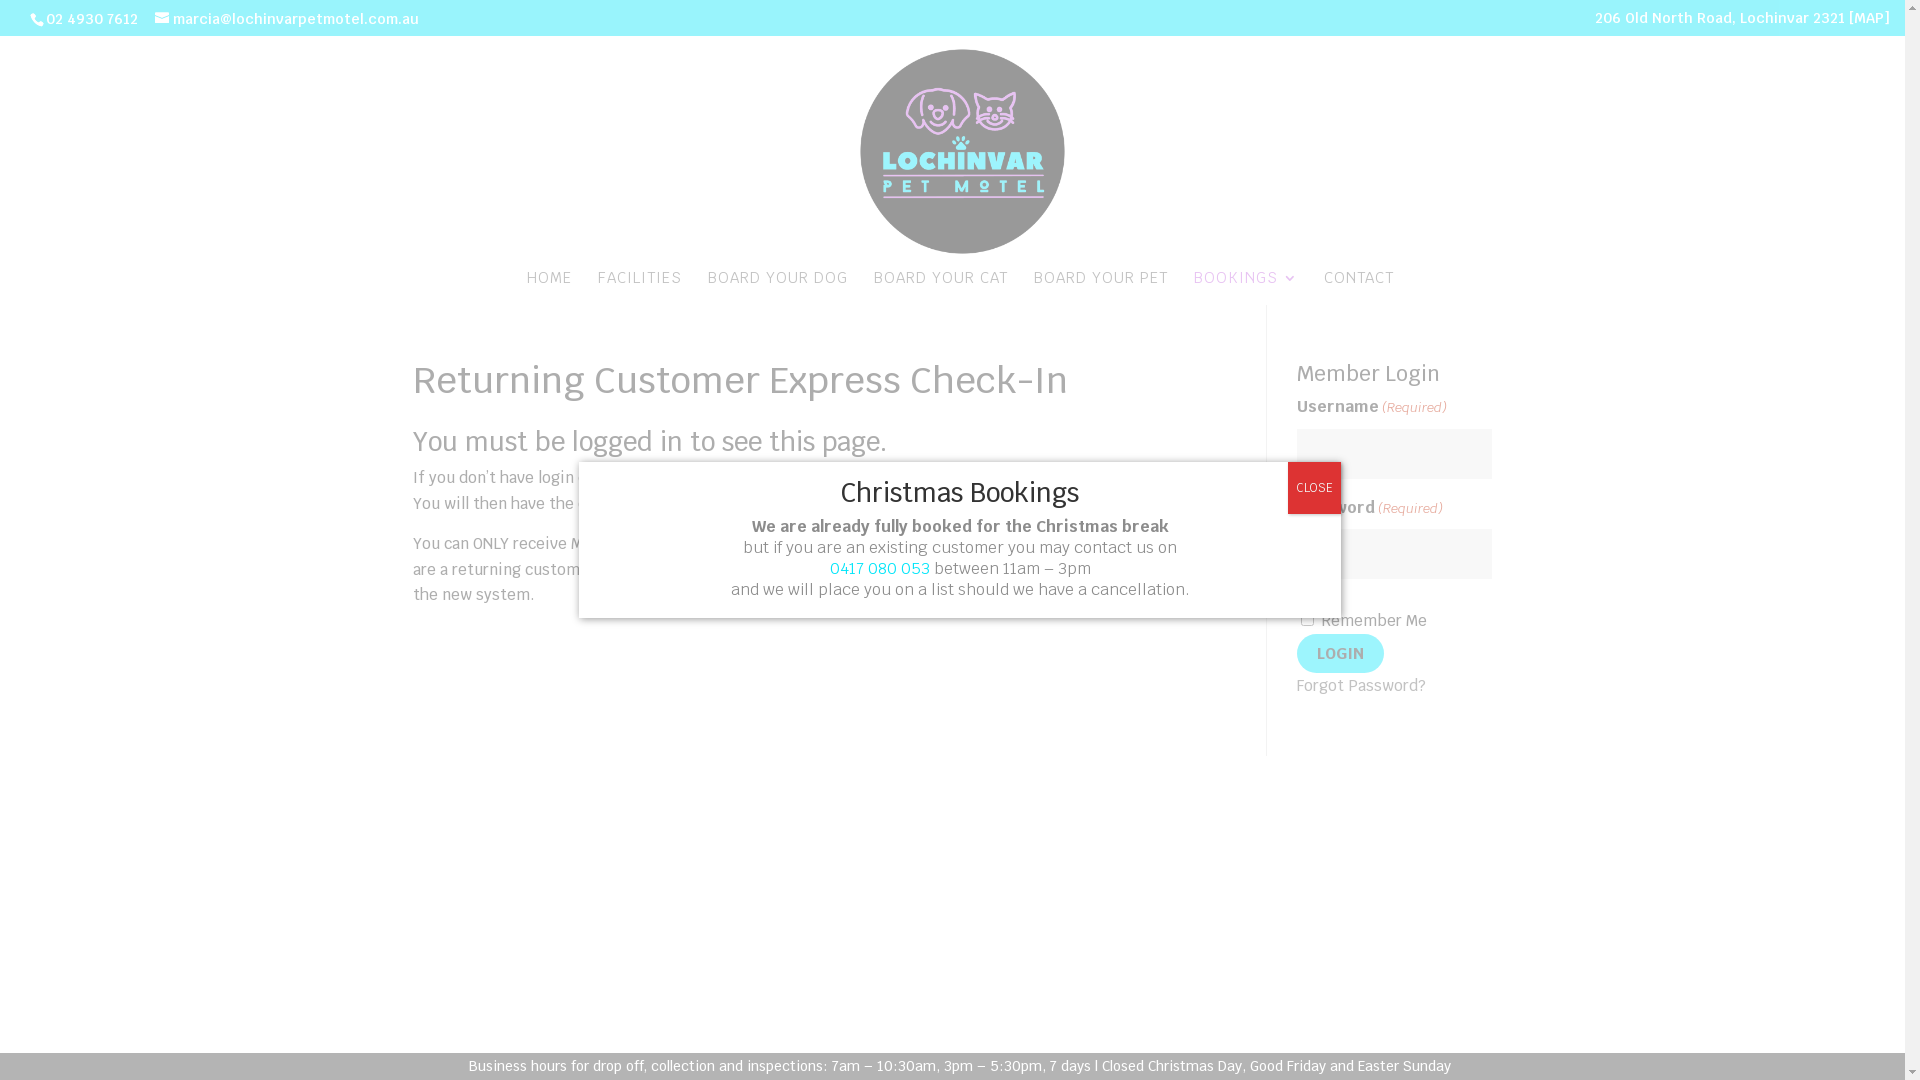 The height and width of the screenshot is (1080, 1920). Describe the element at coordinates (548, 288) in the screenshot. I see `'HOME'` at that location.